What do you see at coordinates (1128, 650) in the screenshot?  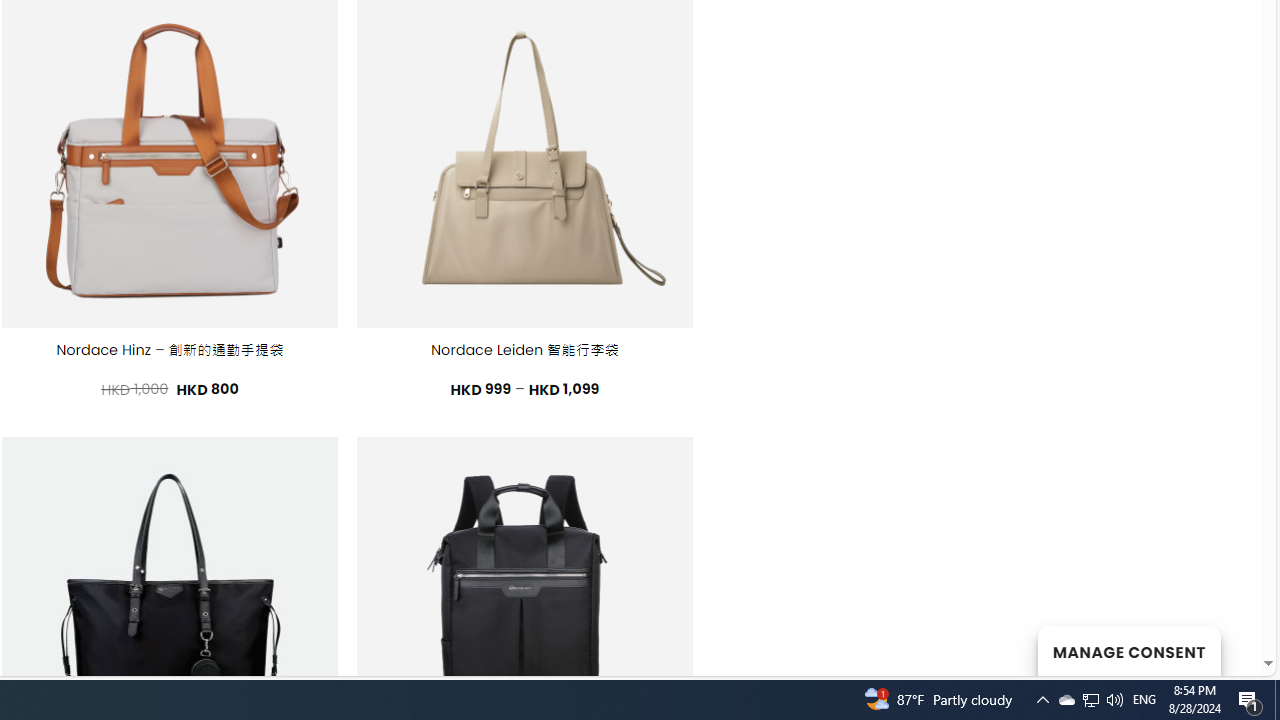 I see `'MANAGE CONSENT'` at bounding box center [1128, 650].